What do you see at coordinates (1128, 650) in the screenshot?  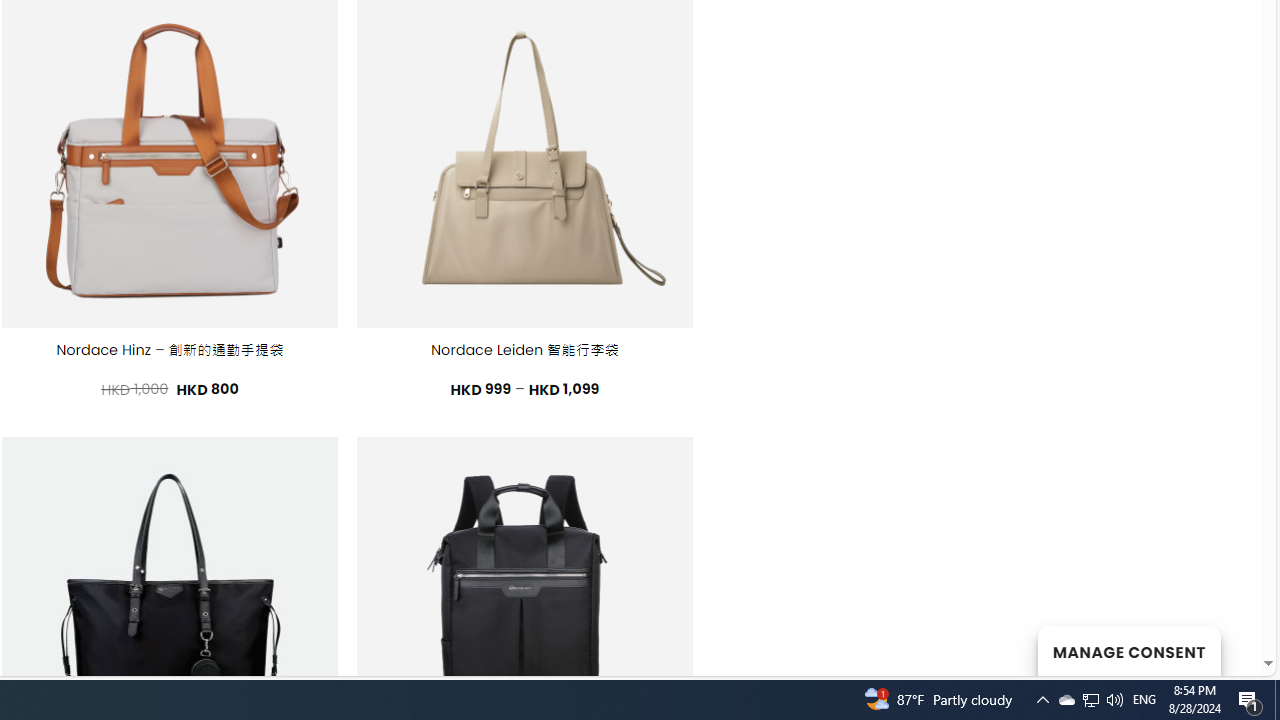 I see `'MANAGE CONSENT'` at bounding box center [1128, 650].